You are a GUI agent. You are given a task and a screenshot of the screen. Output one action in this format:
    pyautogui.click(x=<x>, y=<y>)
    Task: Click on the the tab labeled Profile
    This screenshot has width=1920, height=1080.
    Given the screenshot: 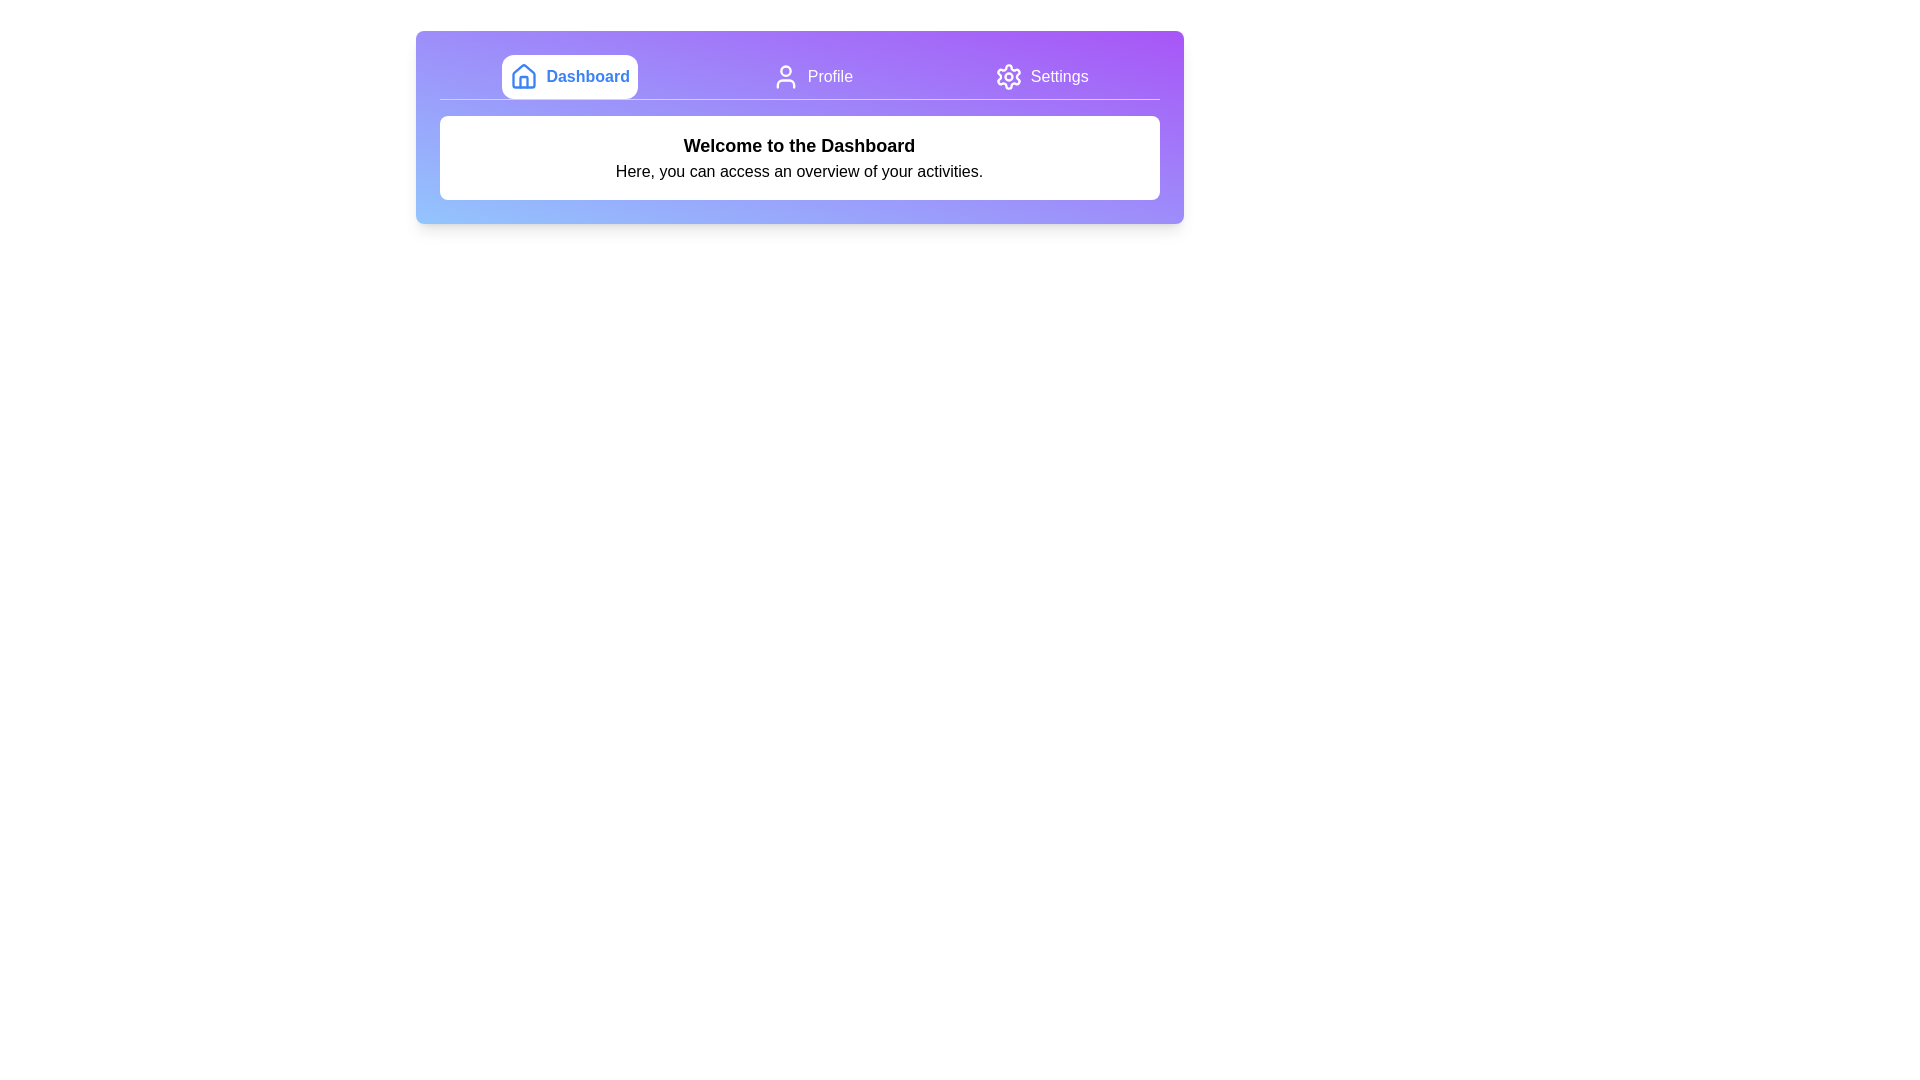 What is the action you would take?
    pyautogui.click(x=812, y=76)
    